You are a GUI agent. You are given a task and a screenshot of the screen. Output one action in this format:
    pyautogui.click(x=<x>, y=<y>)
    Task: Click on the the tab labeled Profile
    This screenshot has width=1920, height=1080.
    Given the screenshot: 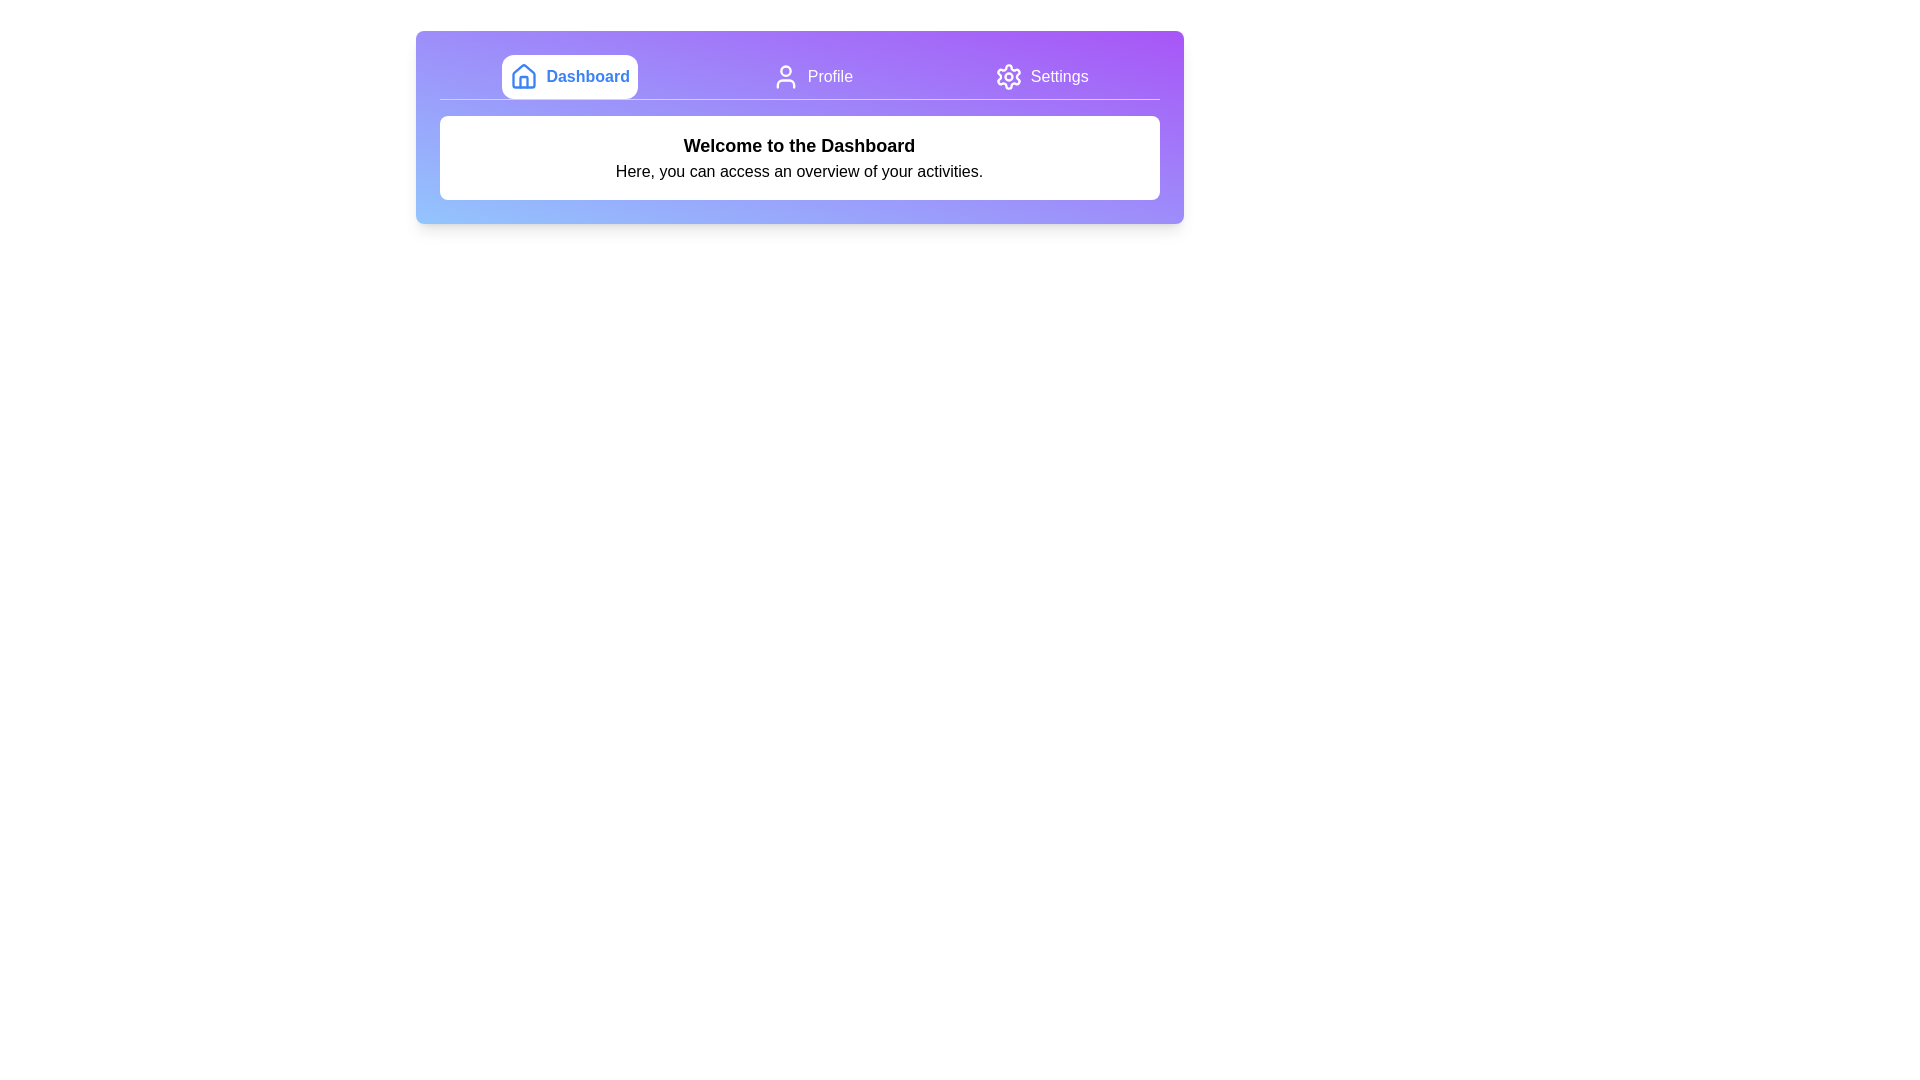 What is the action you would take?
    pyautogui.click(x=812, y=76)
    